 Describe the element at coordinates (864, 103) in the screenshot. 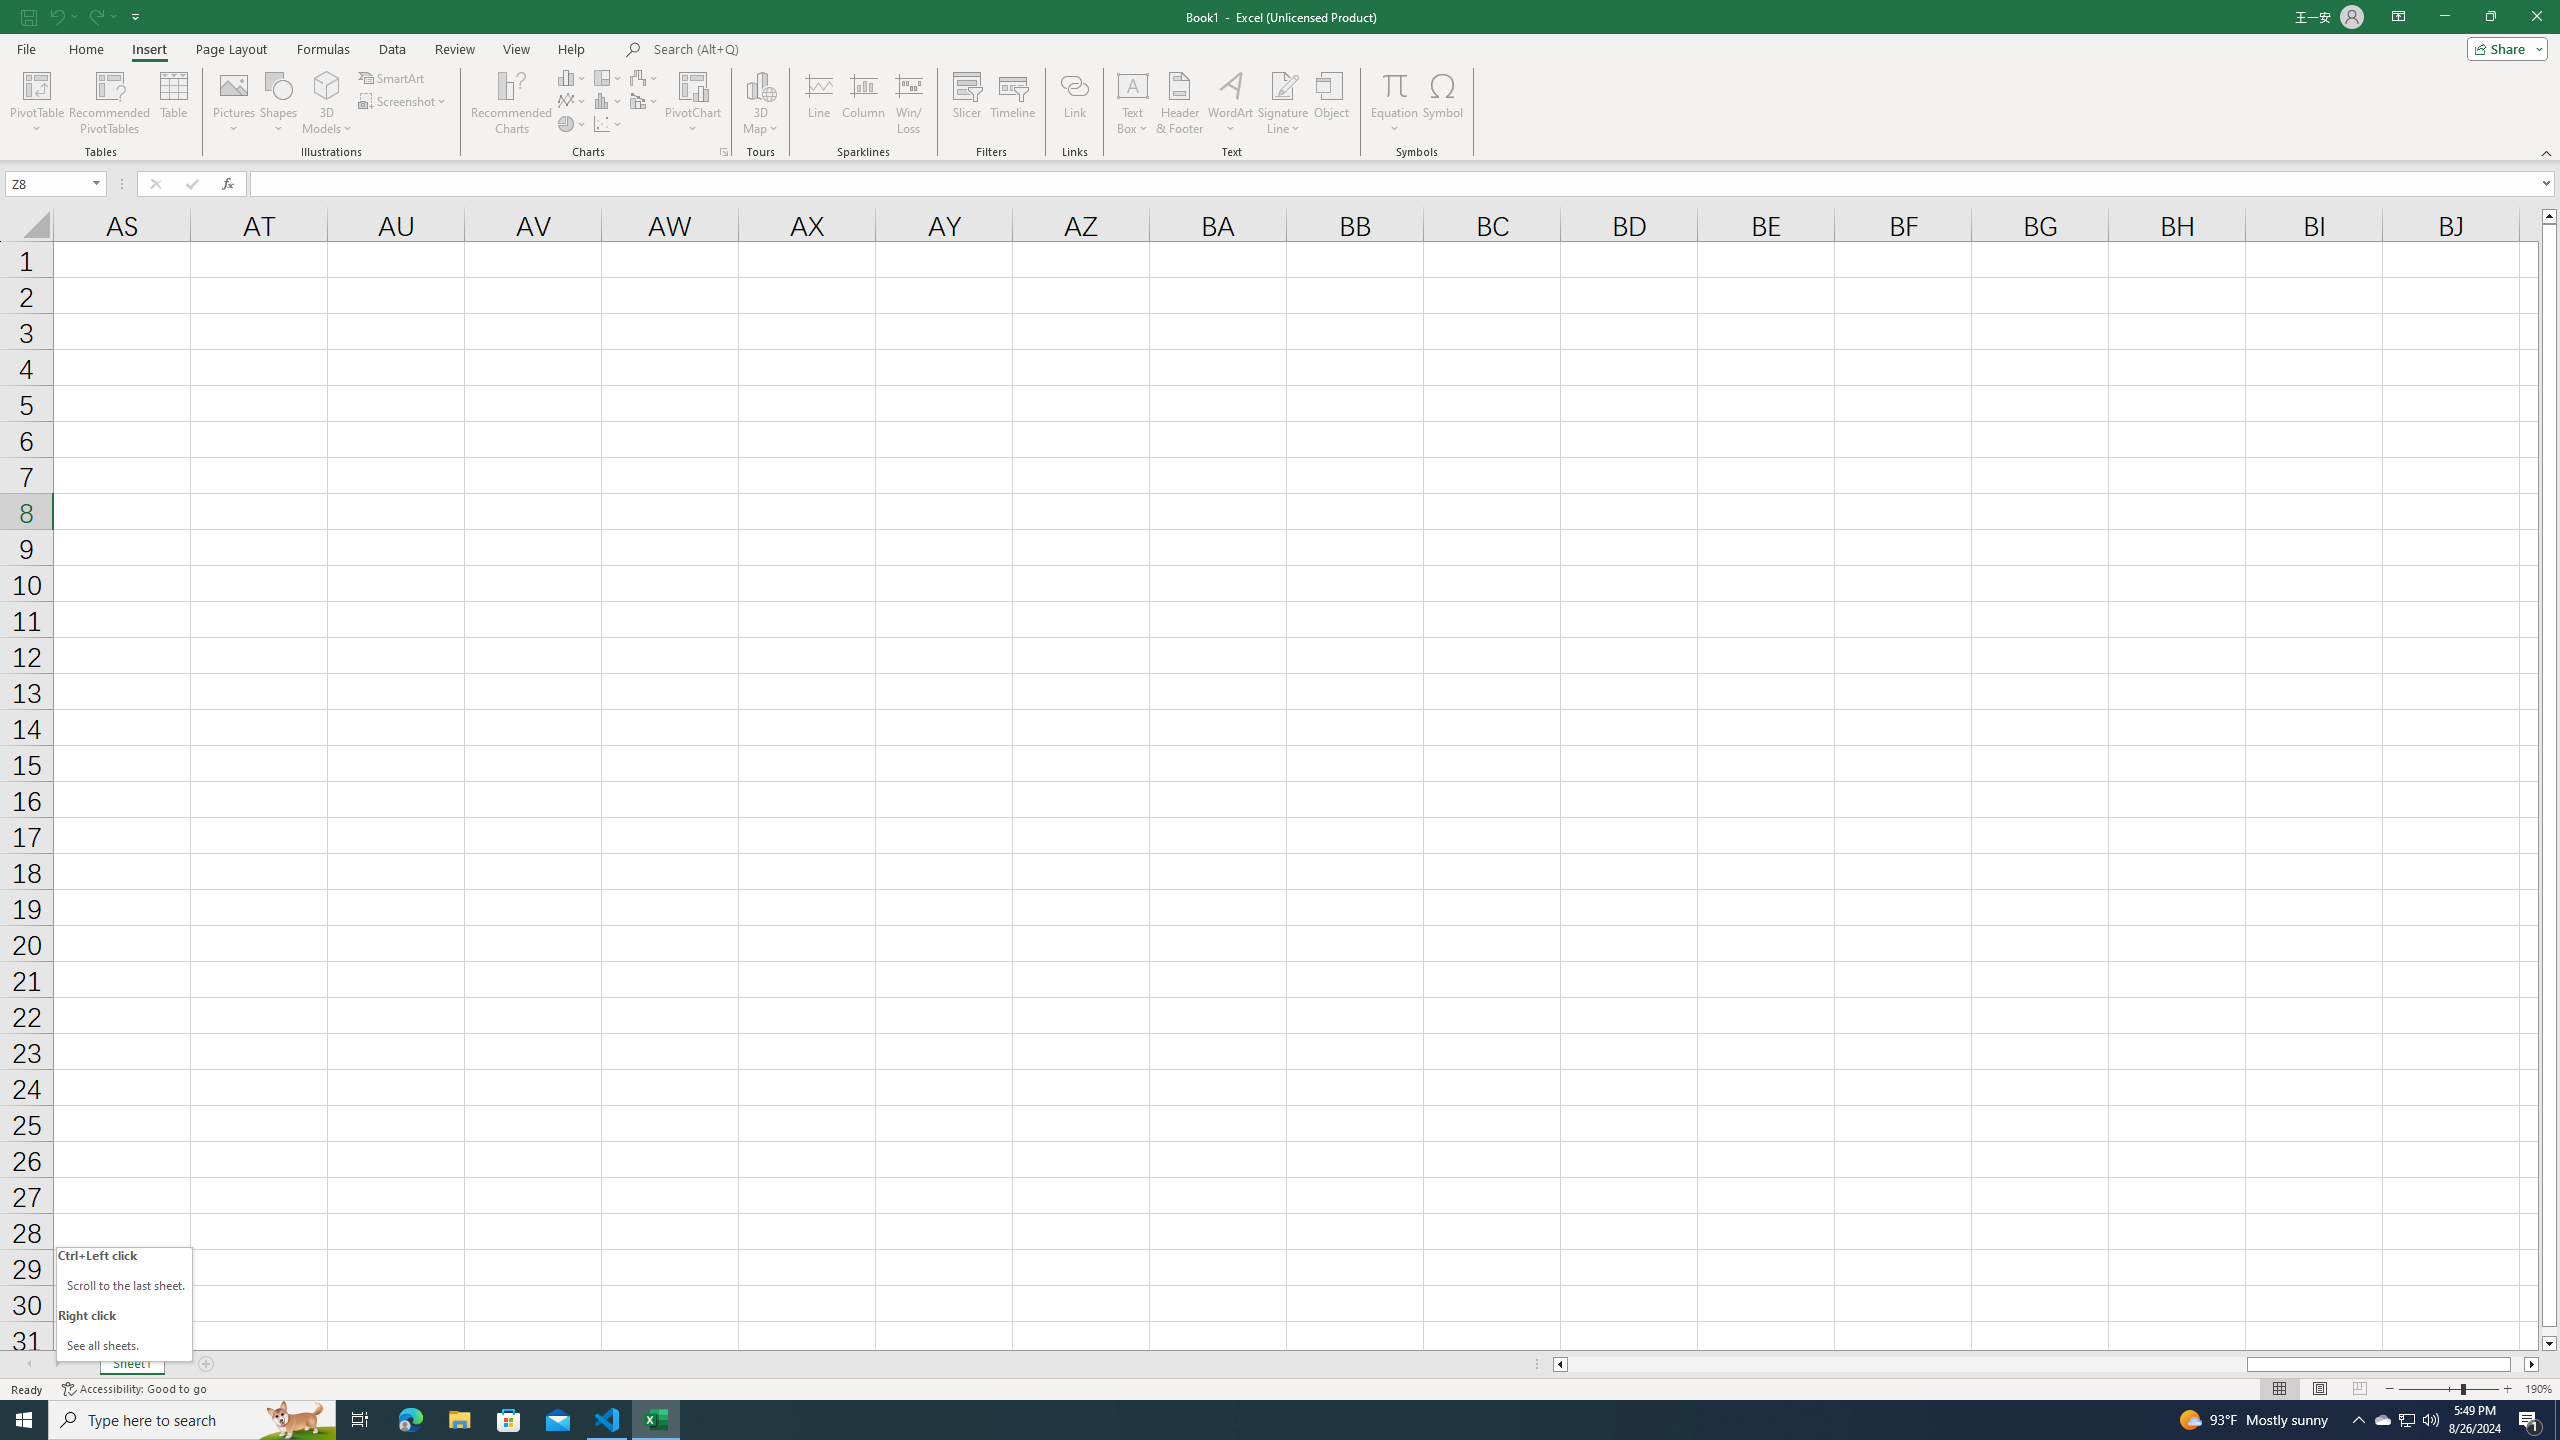

I see `'Column'` at that location.